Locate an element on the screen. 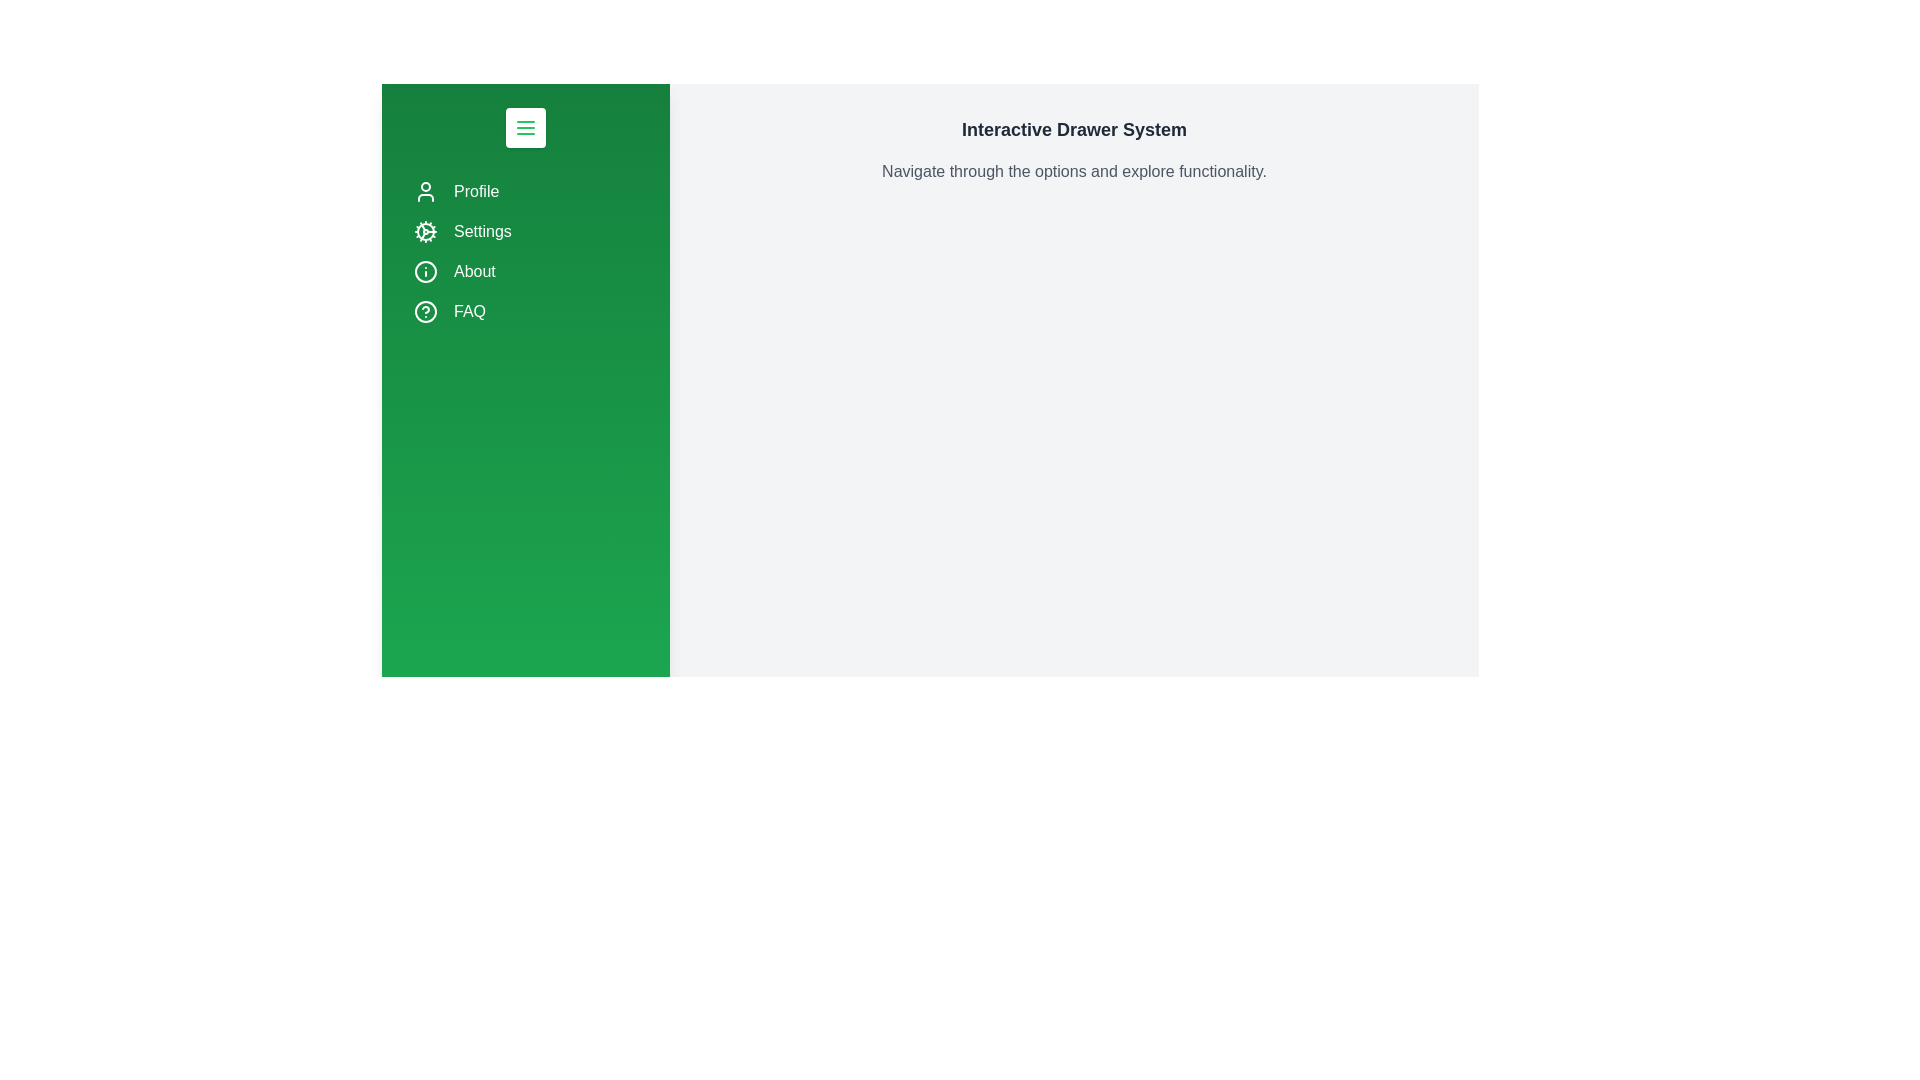 The height and width of the screenshot is (1080, 1920). the navigation item Profile by clicking on it is located at coordinates (526, 192).